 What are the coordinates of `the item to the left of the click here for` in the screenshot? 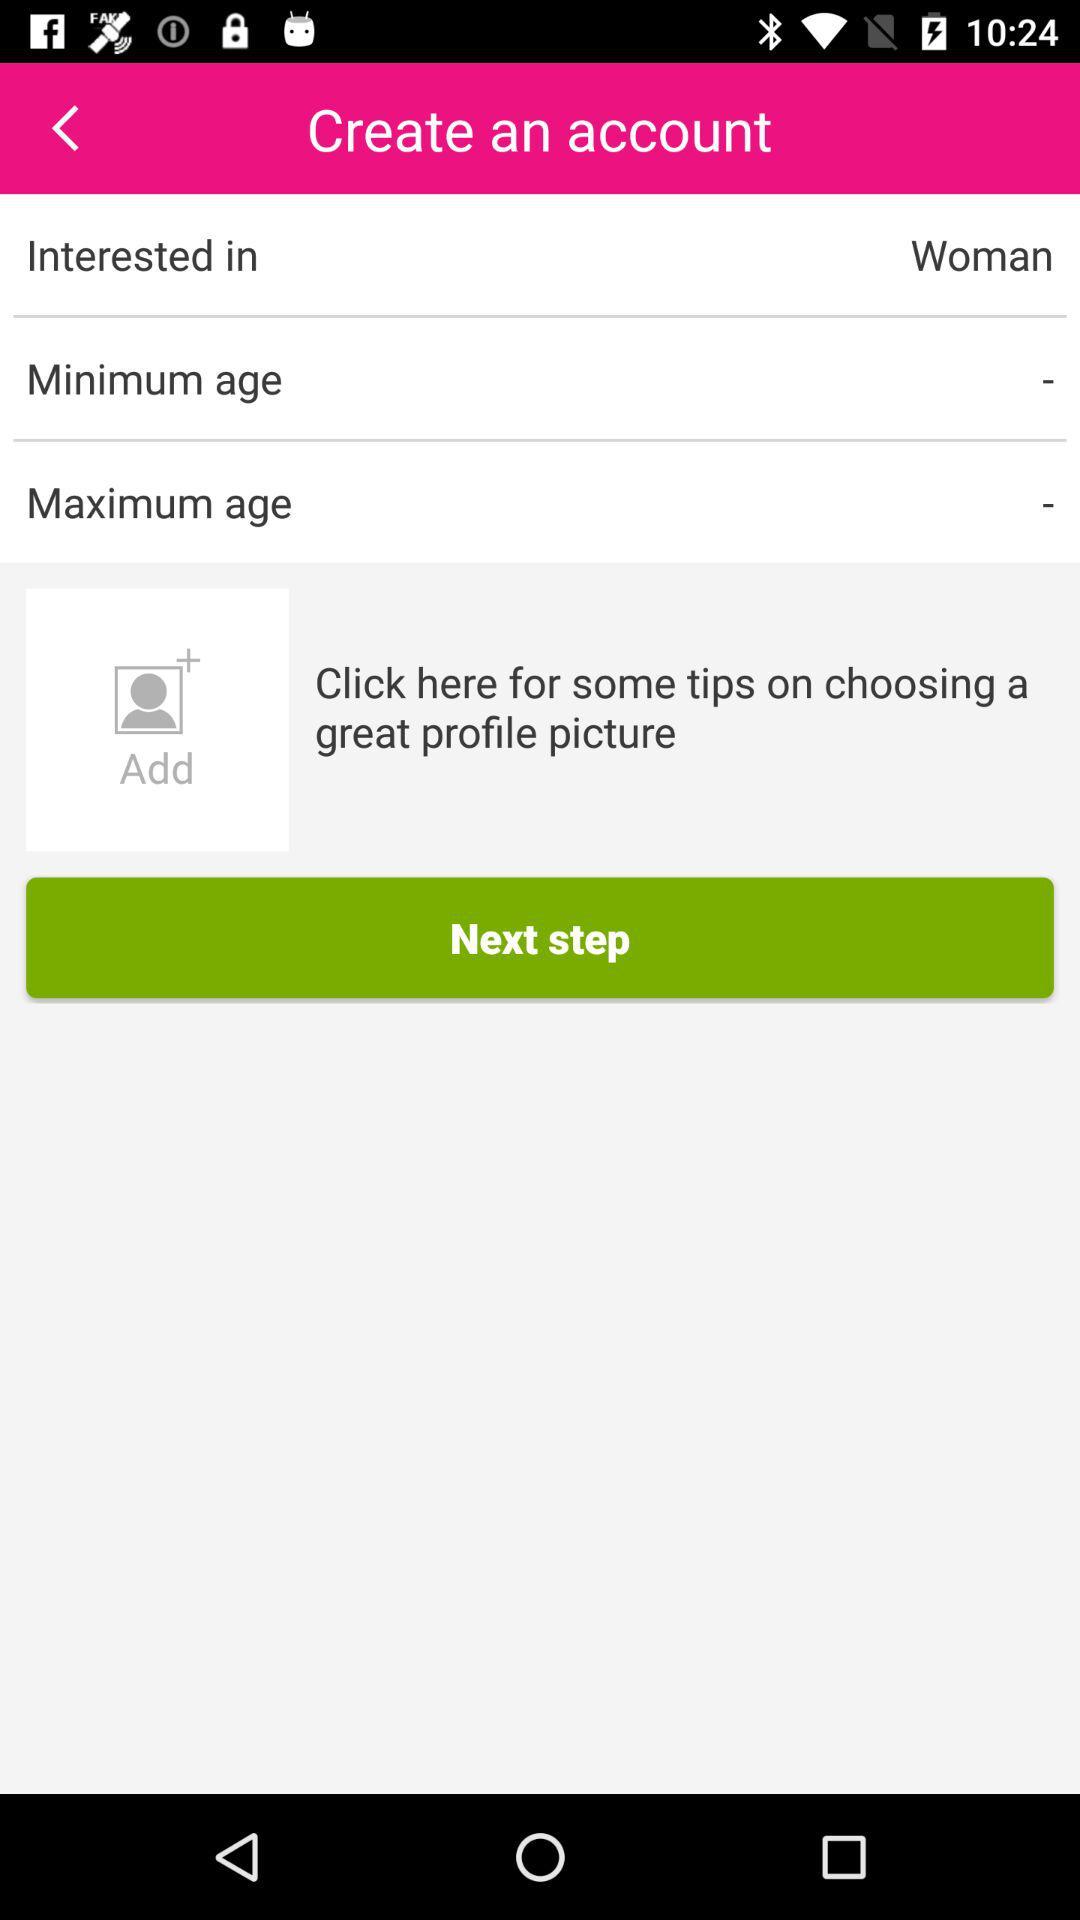 It's located at (156, 720).